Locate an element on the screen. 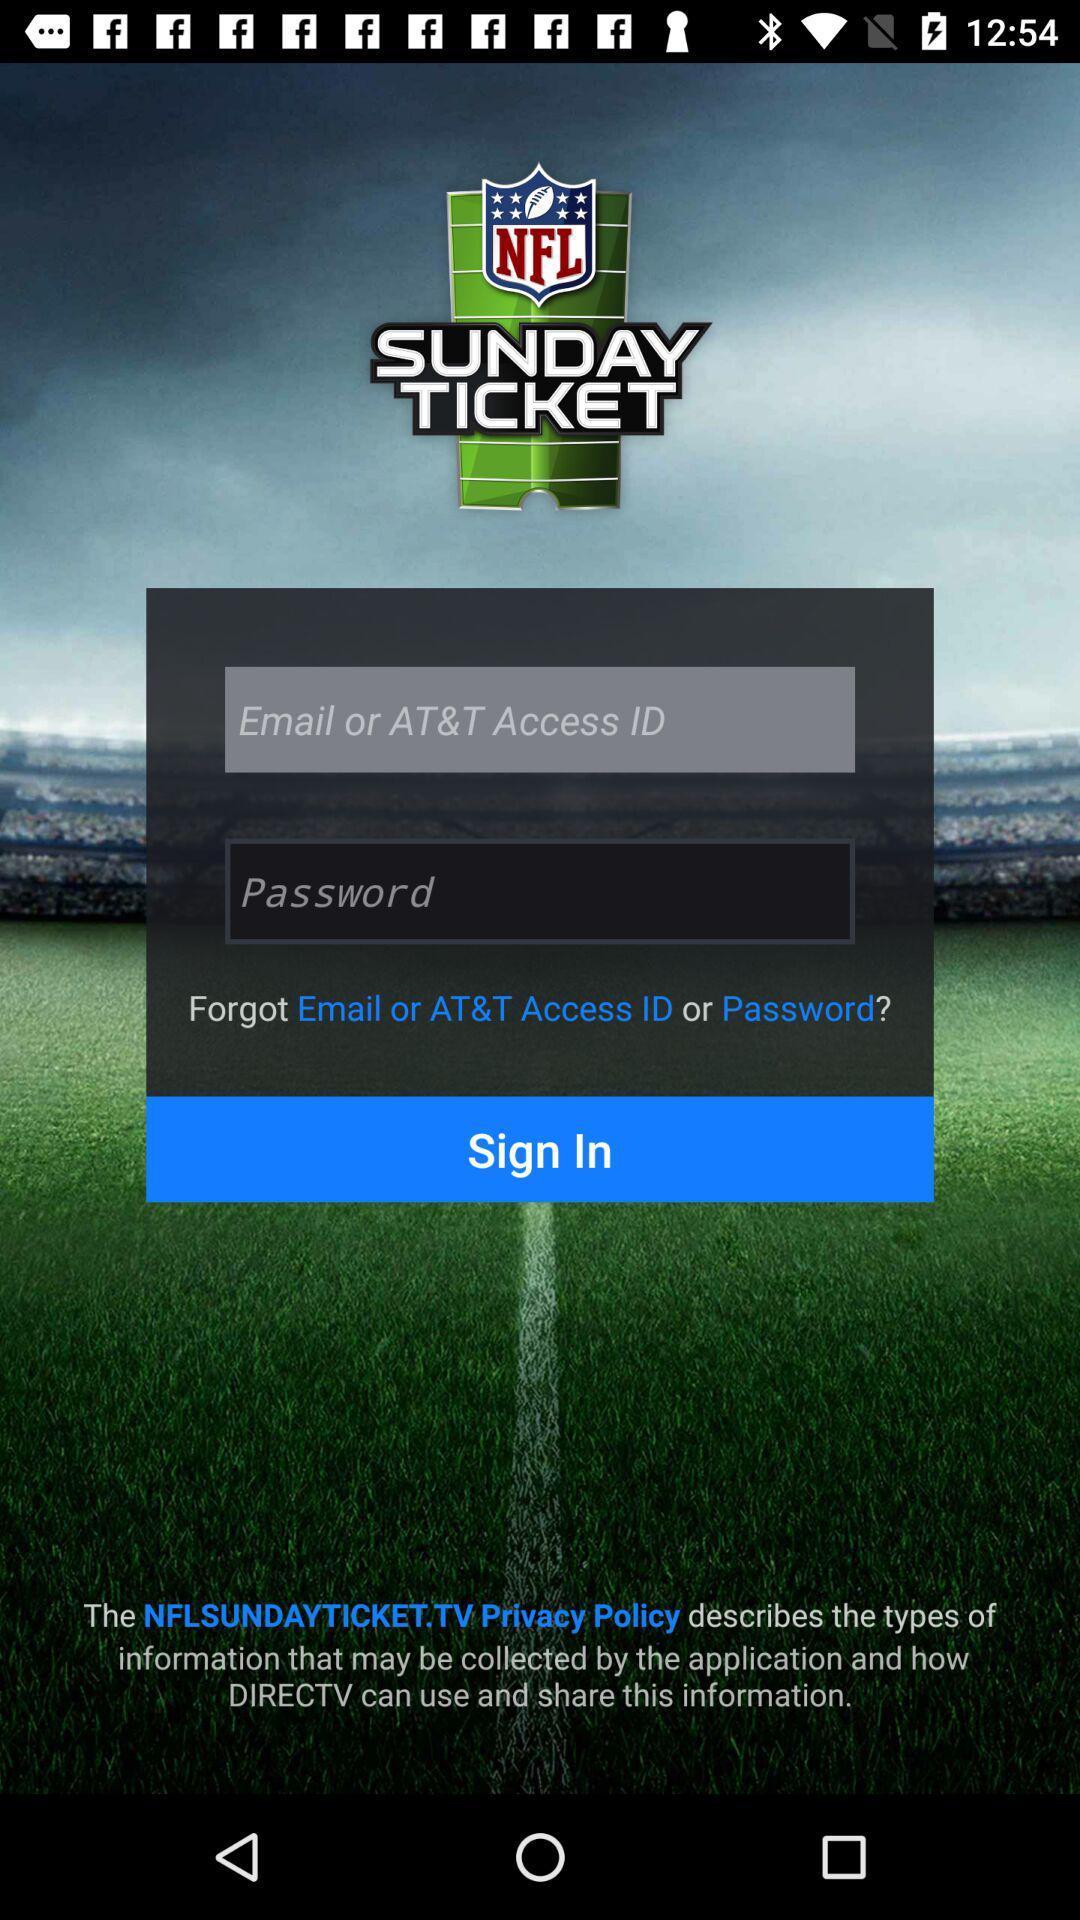  the password field is located at coordinates (540, 890).